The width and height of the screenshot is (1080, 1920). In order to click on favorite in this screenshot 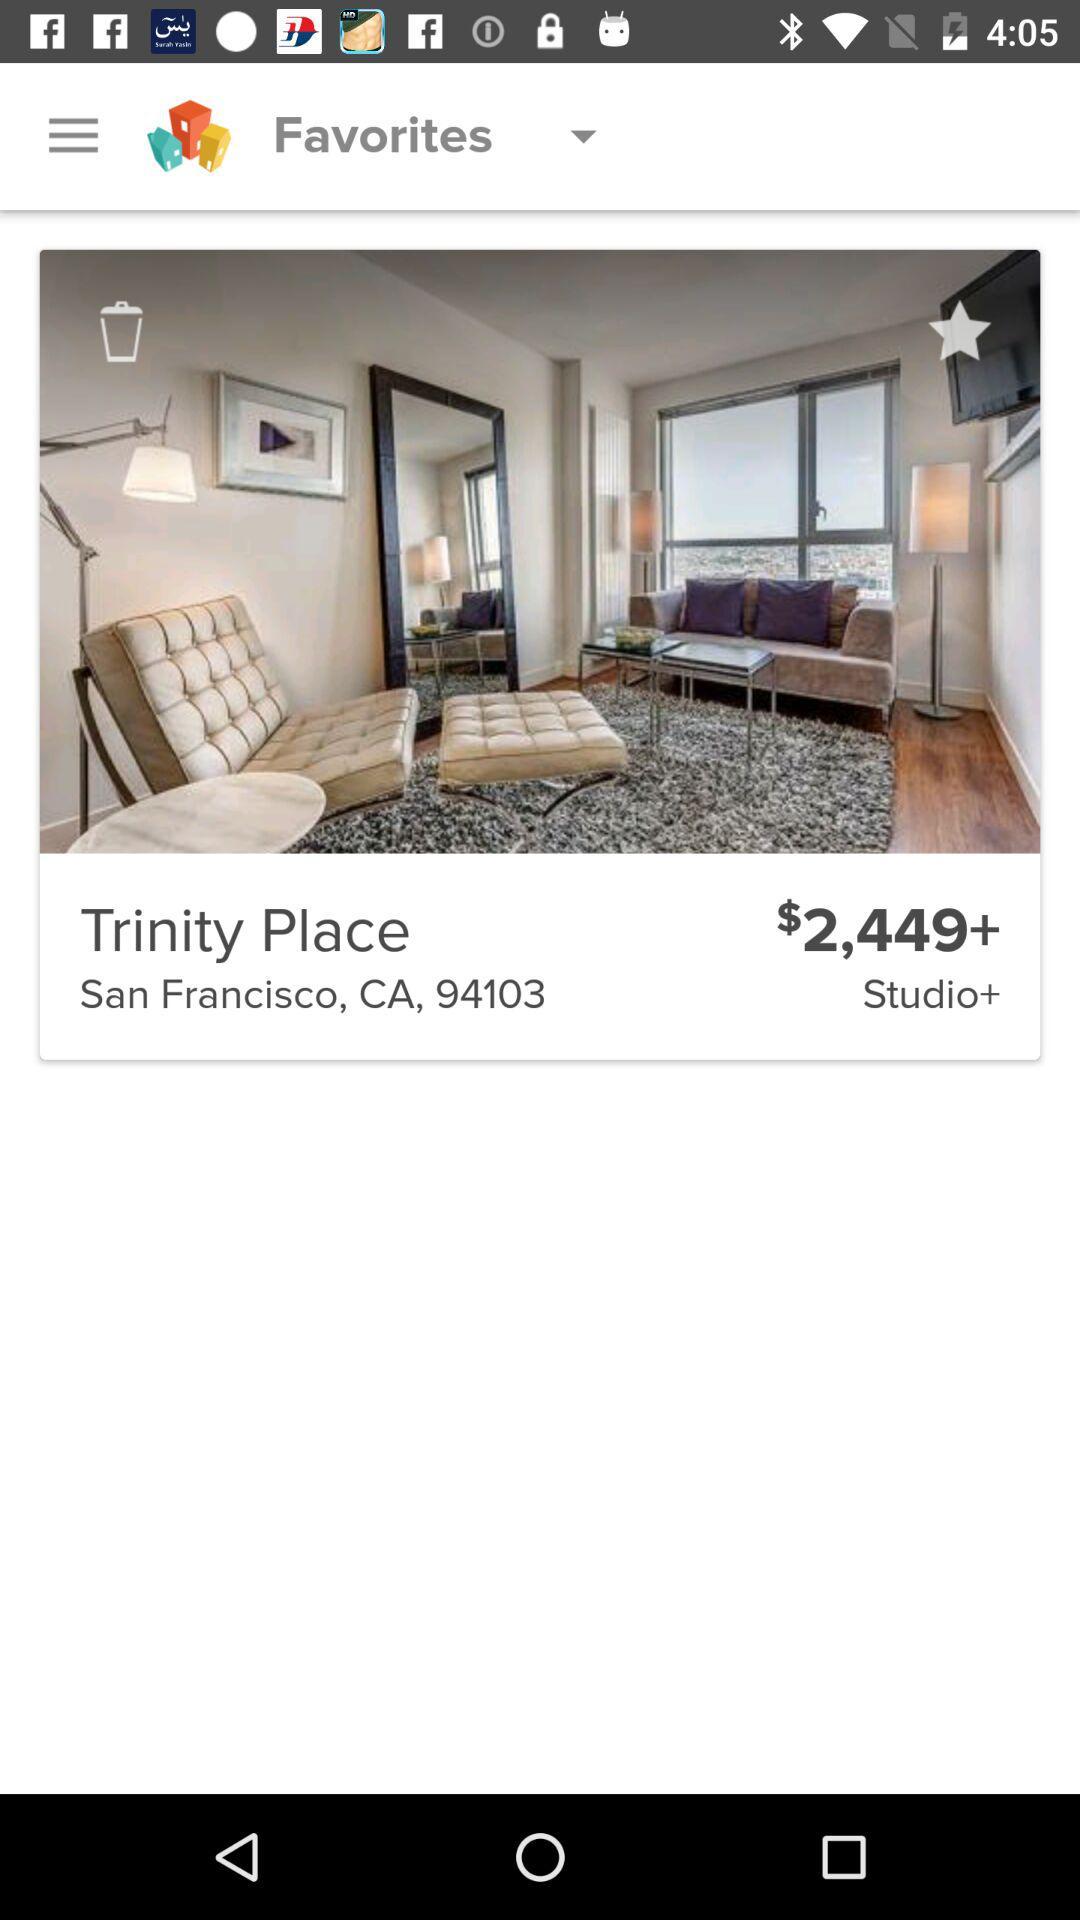, I will do `click(957, 331)`.